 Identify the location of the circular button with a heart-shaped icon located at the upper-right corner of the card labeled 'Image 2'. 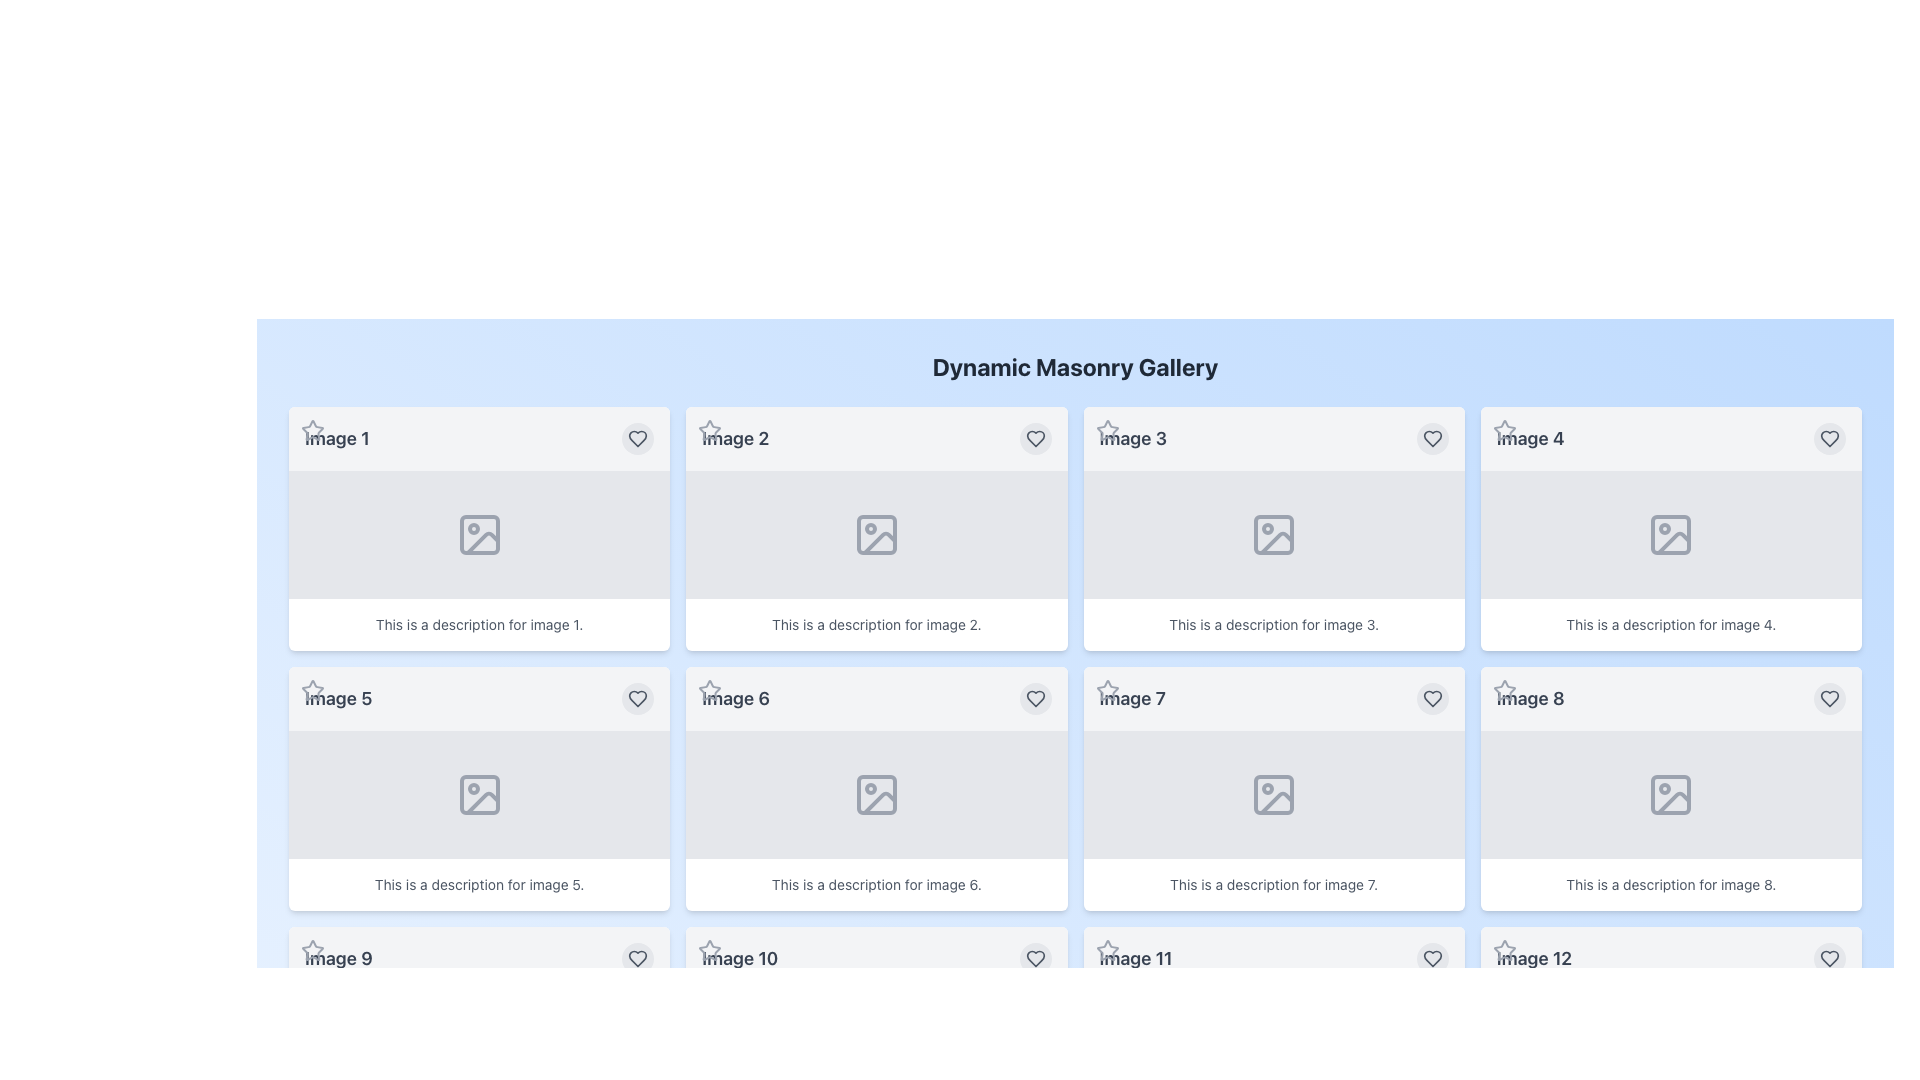
(1035, 438).